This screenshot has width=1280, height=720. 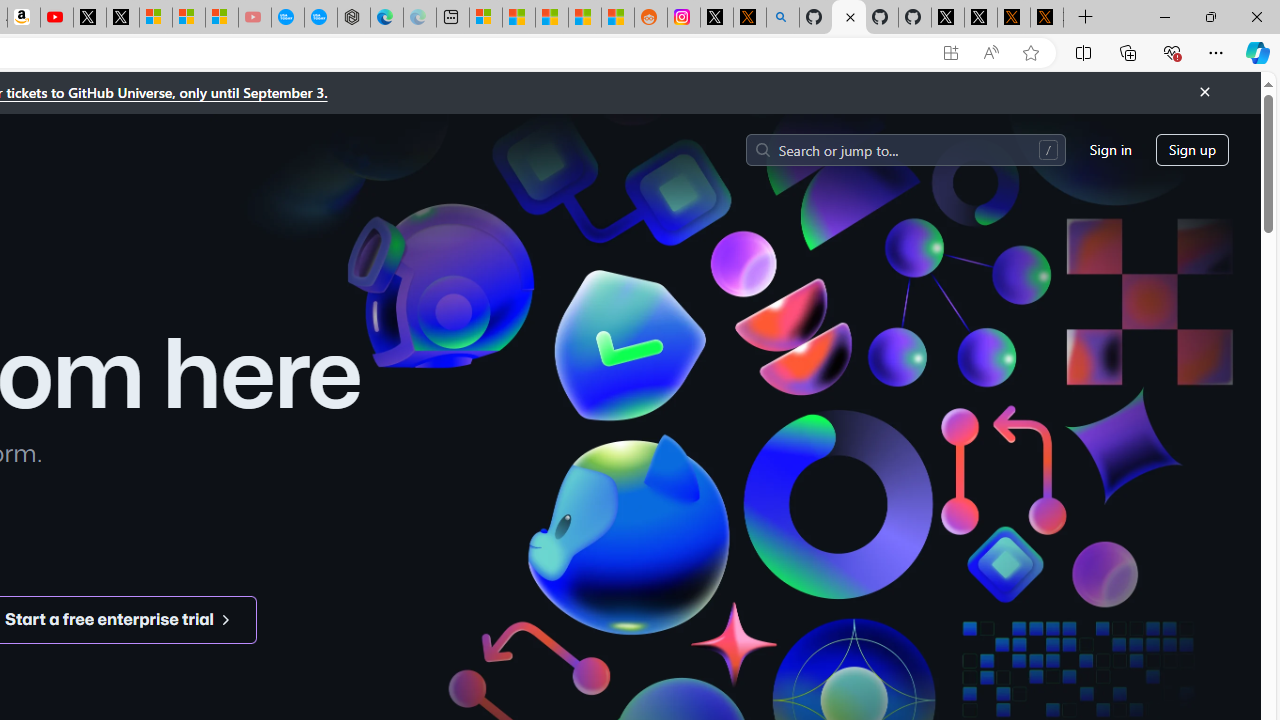 What do you see at coordinates (781, 17) in the screenshot?
I see `'github - Search'` at bounding box center [781, 17].